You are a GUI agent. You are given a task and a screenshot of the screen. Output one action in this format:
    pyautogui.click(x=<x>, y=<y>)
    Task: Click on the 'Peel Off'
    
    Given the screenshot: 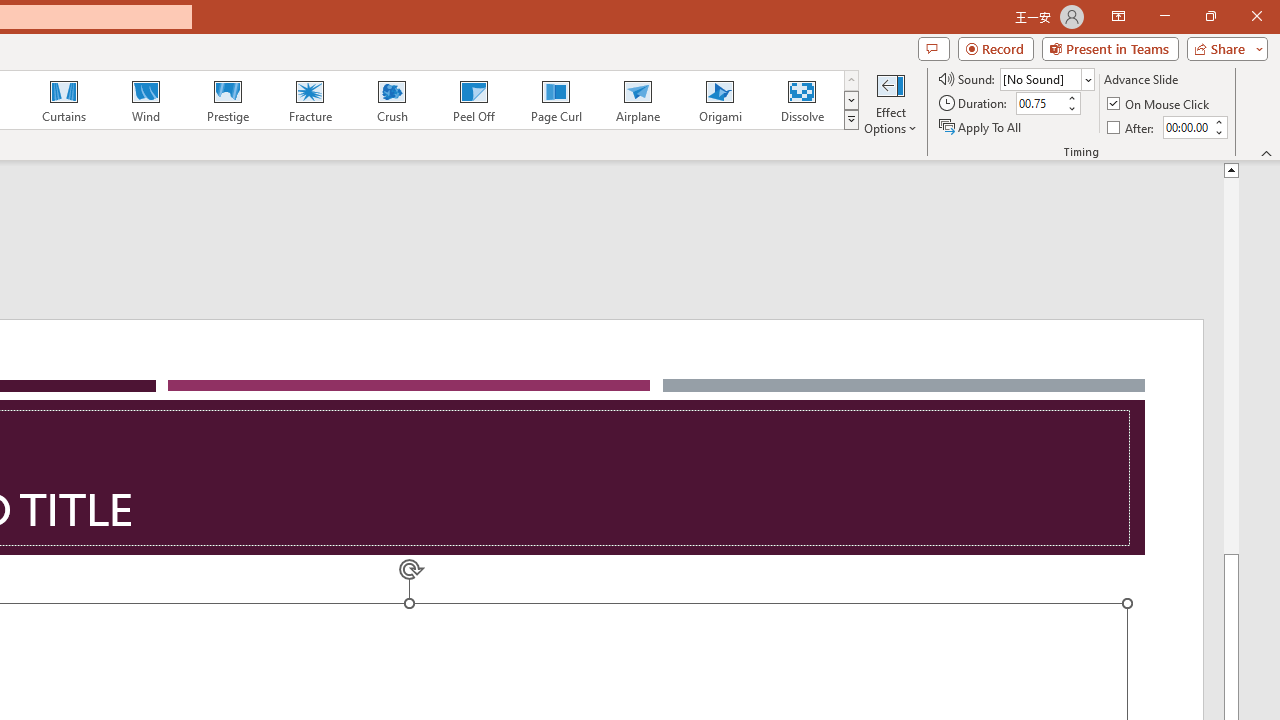 What is the action you would take?
    pyautogui.click(x=472, y=100)
    